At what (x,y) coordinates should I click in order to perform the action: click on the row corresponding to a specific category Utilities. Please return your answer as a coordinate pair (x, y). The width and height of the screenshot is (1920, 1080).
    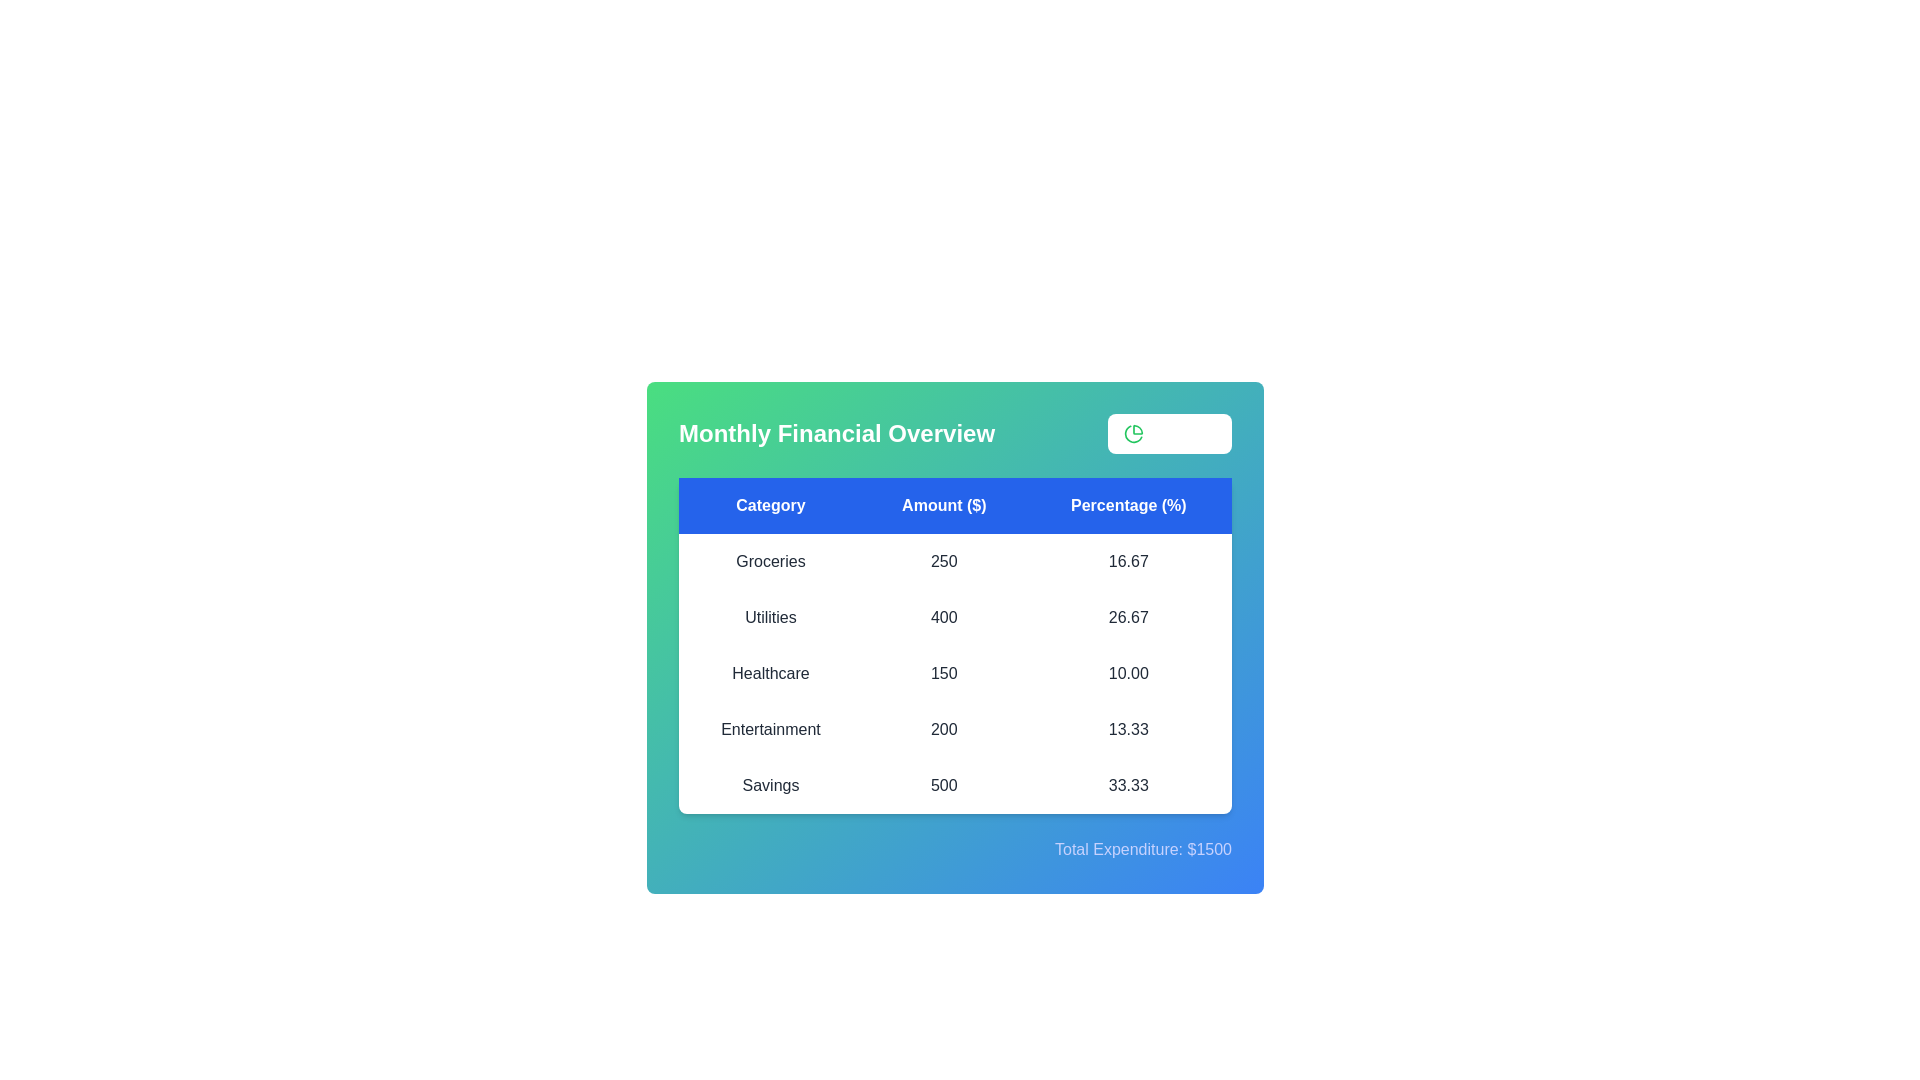
    Looking at the image, I should click on (770, 616).